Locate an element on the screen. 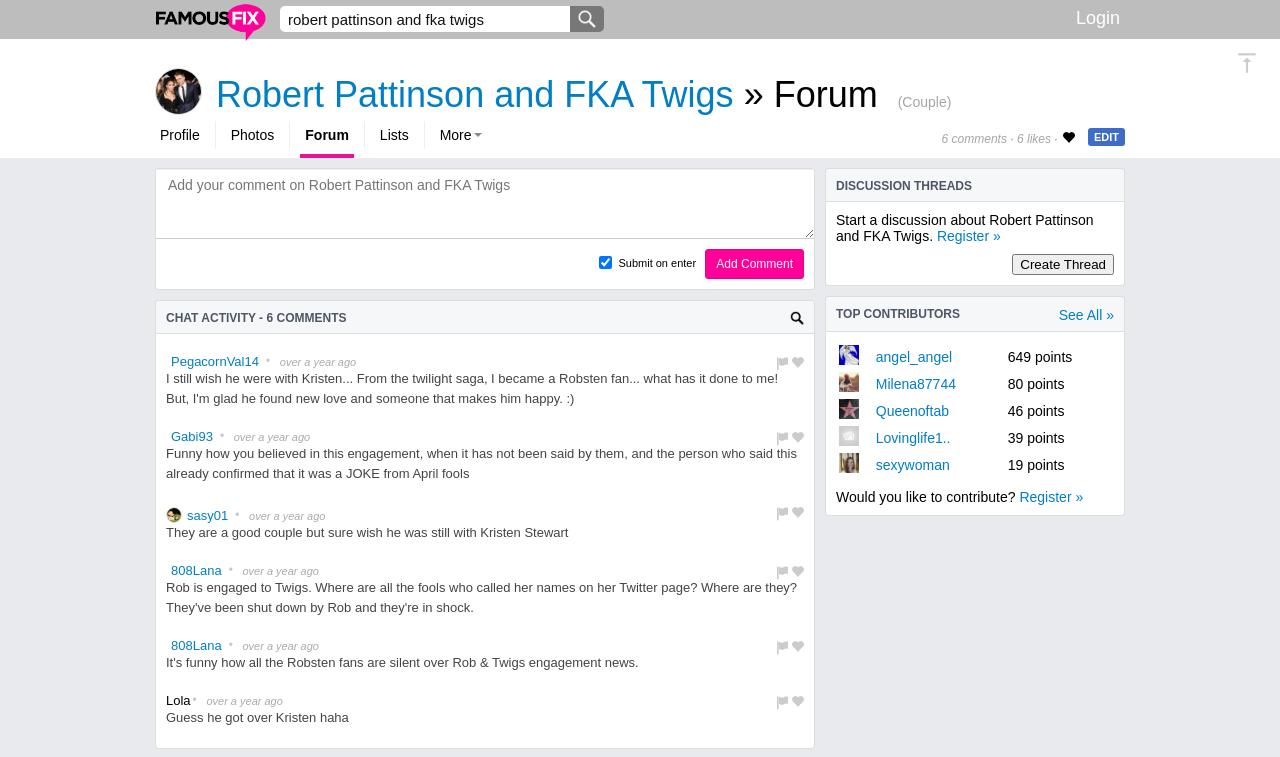  '(Couple)' is located at coordinates (896, 100).